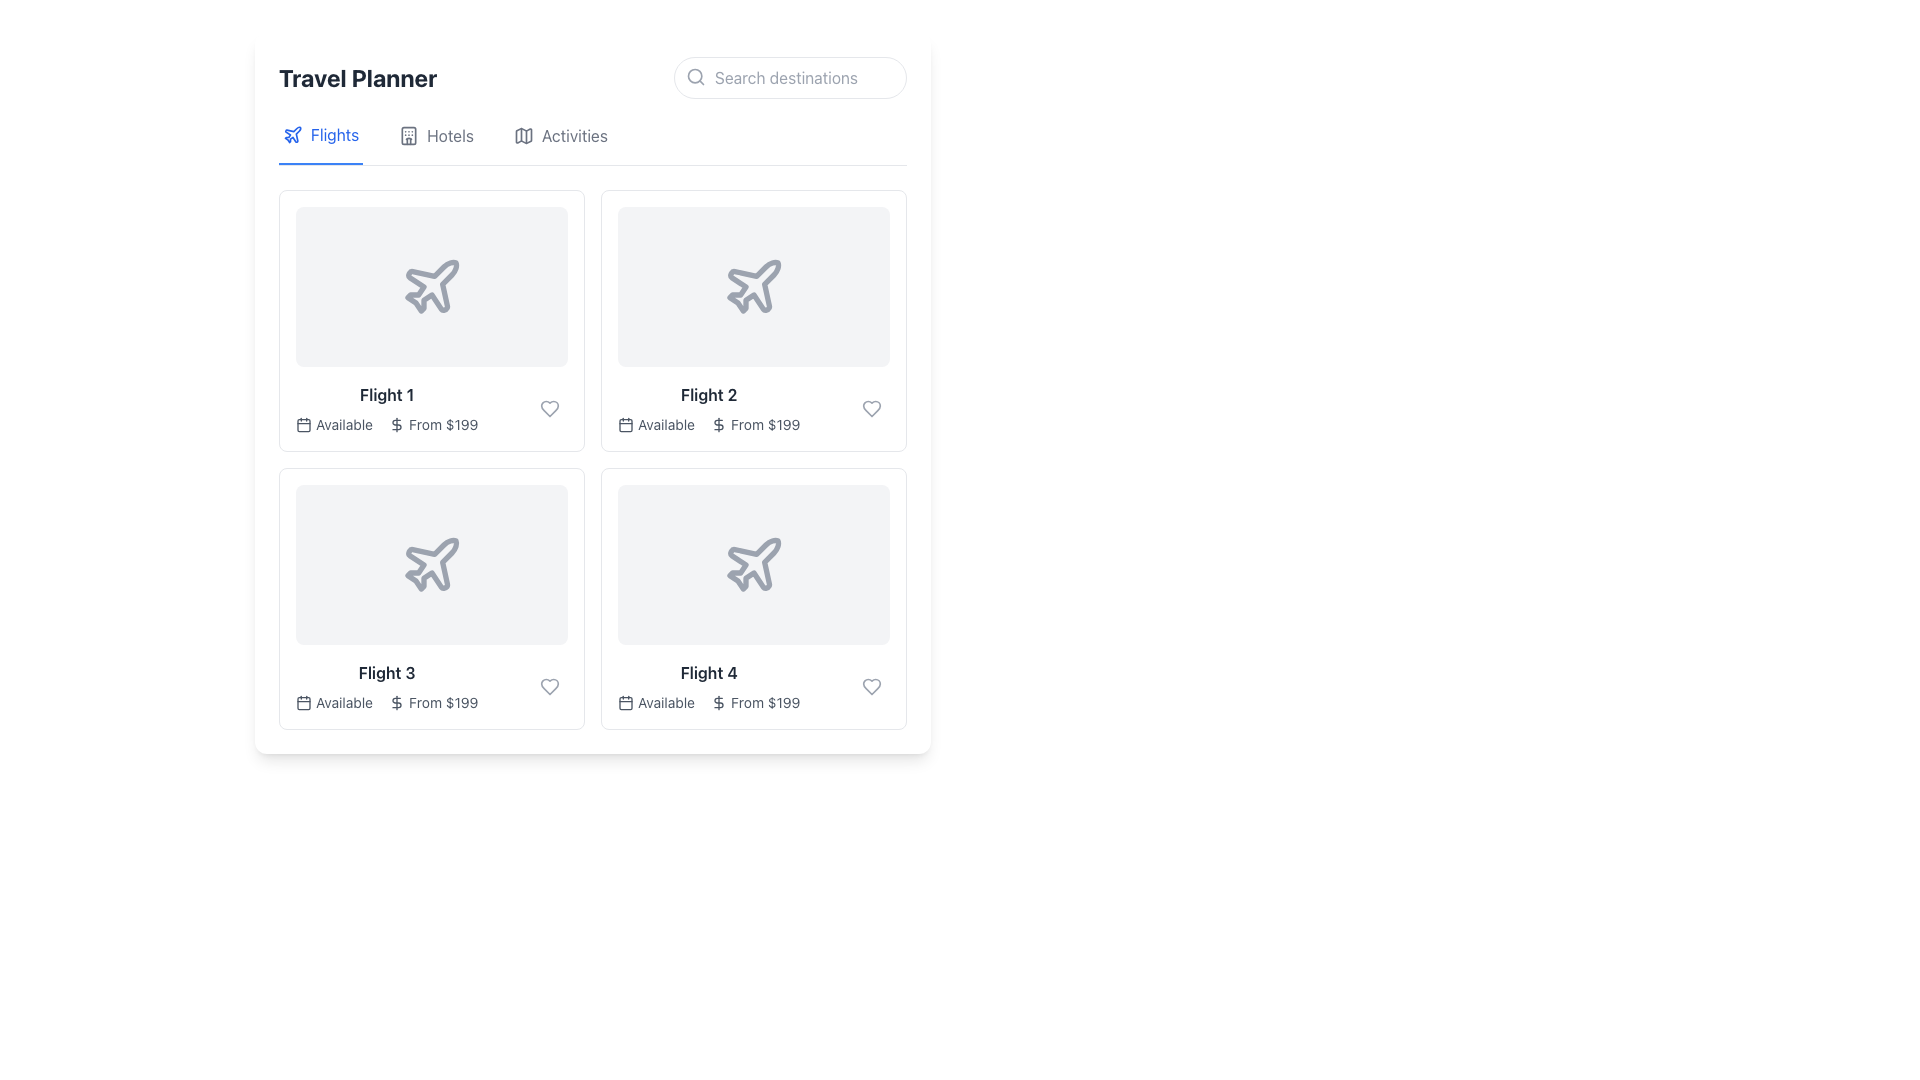 This screenshot has width=1920, height=1080. Describe the element at coordinates (523, 135) in the screenshot. I see `the 'Activities' icon located in the navigation bar` at that location.